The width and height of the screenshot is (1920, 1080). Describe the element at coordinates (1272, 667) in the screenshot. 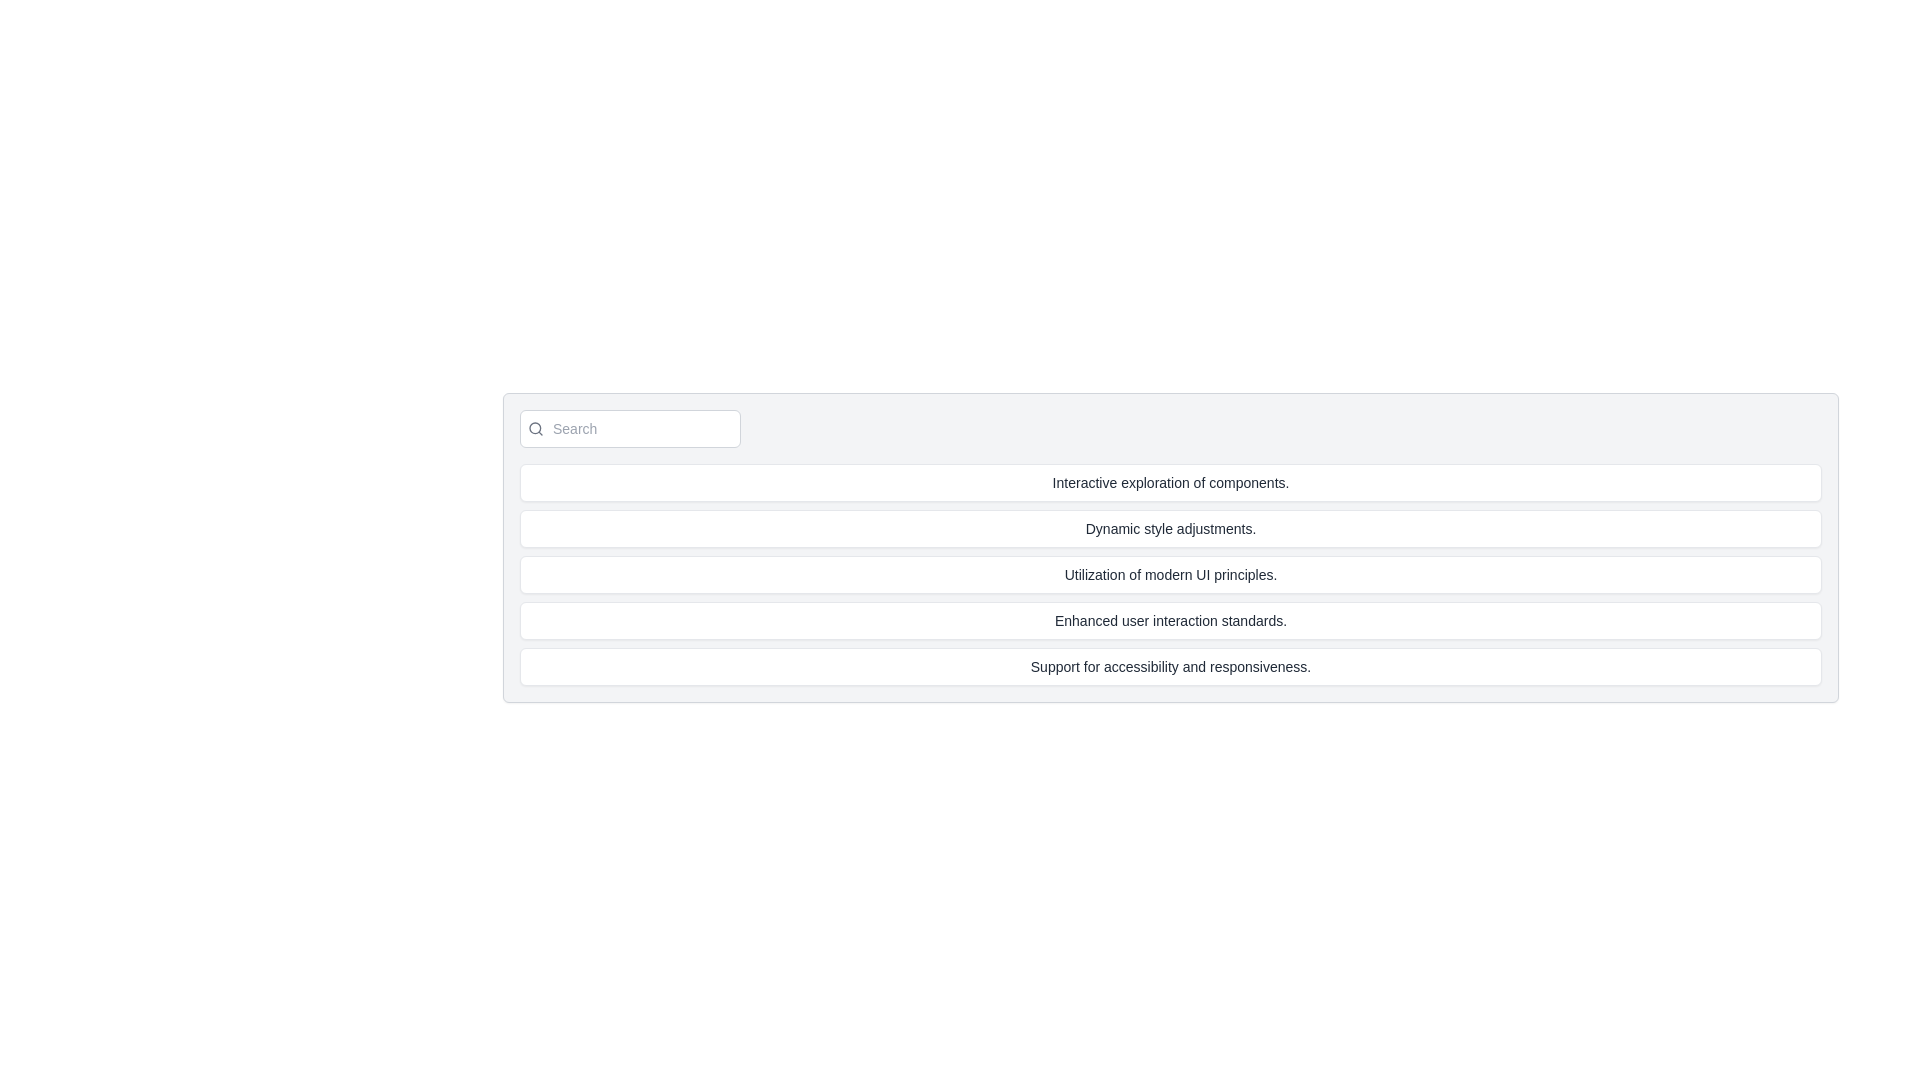

I see `the lowercase letter 'e' in the word 'responsiveness' within the text 'Support for accessibility and responsiveness.'` at that location.